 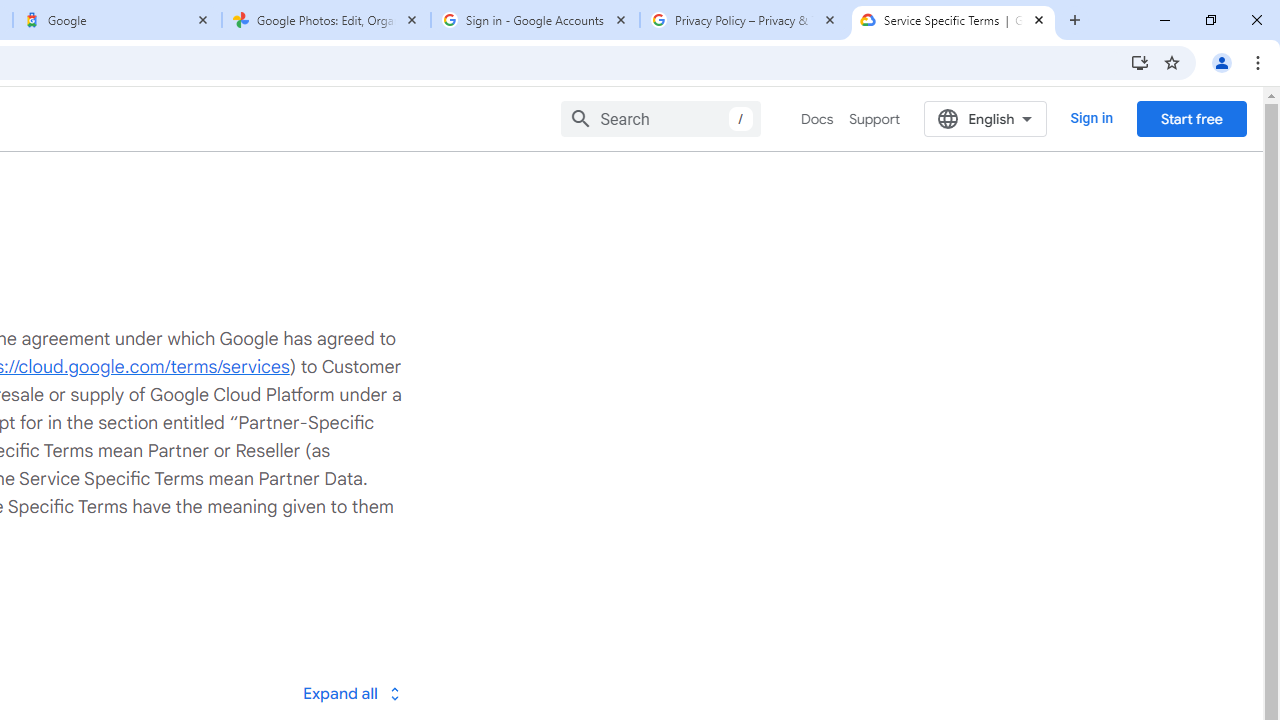 What do you see at coordinates (1091, 118) in the screenshot?
I see `'Sign in'` at bounding box center [1091, 118].